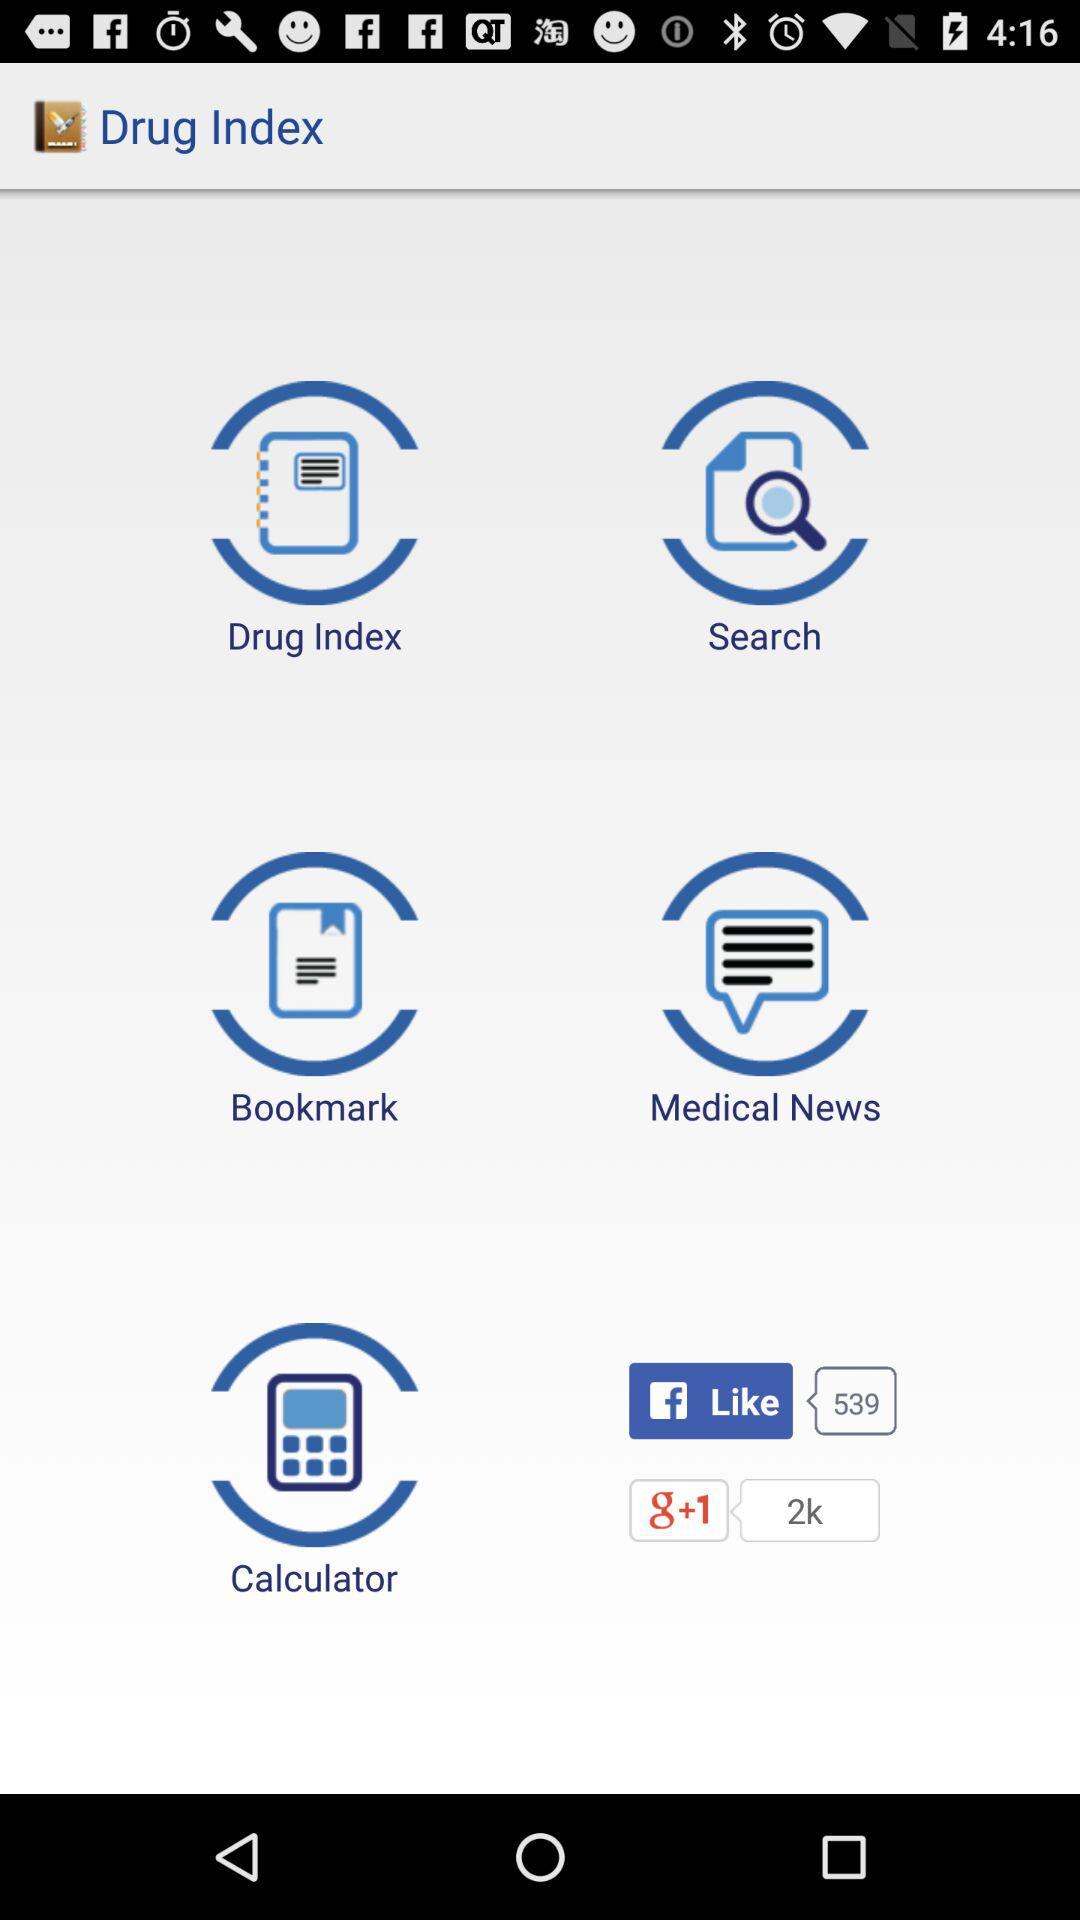 The width and height of the screenshot is (1080, 1920). What do you see at coordinates (765, 991) in the screenshot?
I see `the button to the right of the bookmark icon` at bounding box center [765, 991].